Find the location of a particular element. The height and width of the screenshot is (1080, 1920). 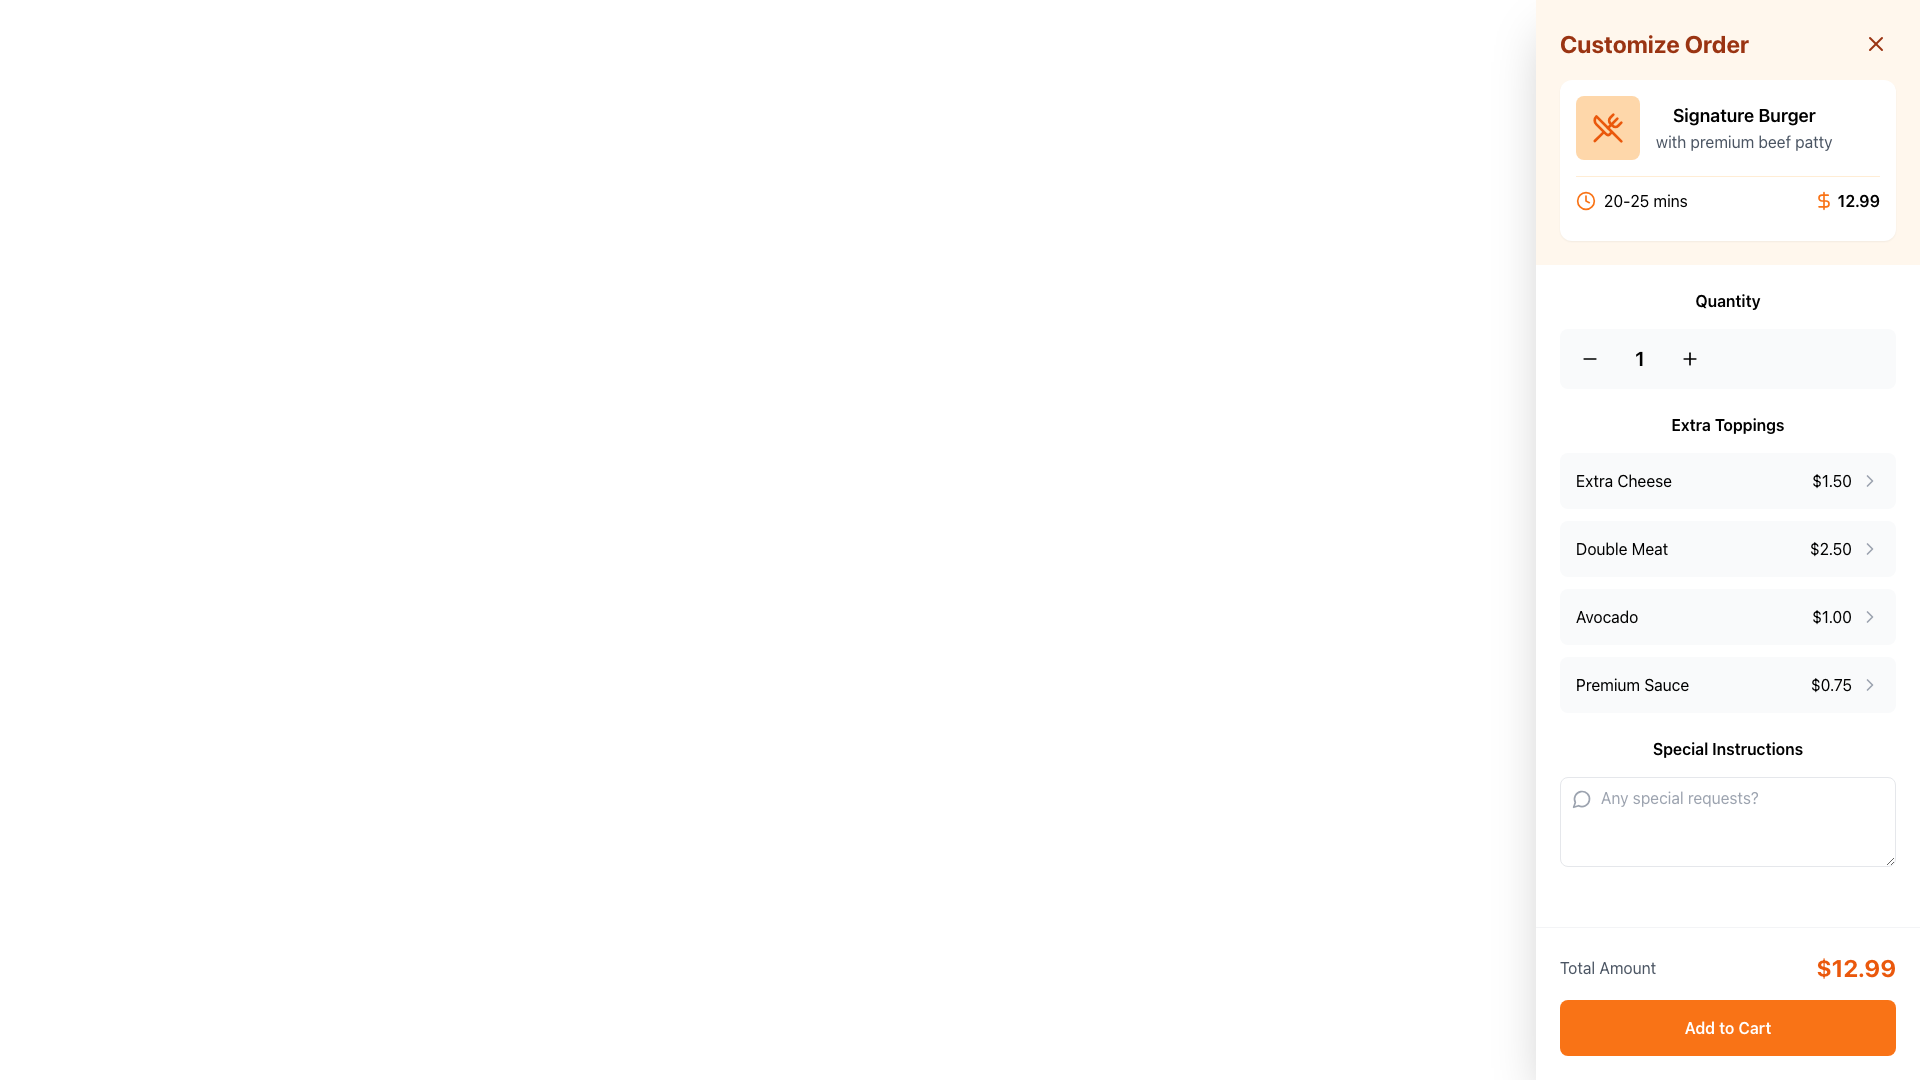

the first item in the 'Extra Toppings' list labeled 'Extra Cheese' is located at coordinates (1727, 481).